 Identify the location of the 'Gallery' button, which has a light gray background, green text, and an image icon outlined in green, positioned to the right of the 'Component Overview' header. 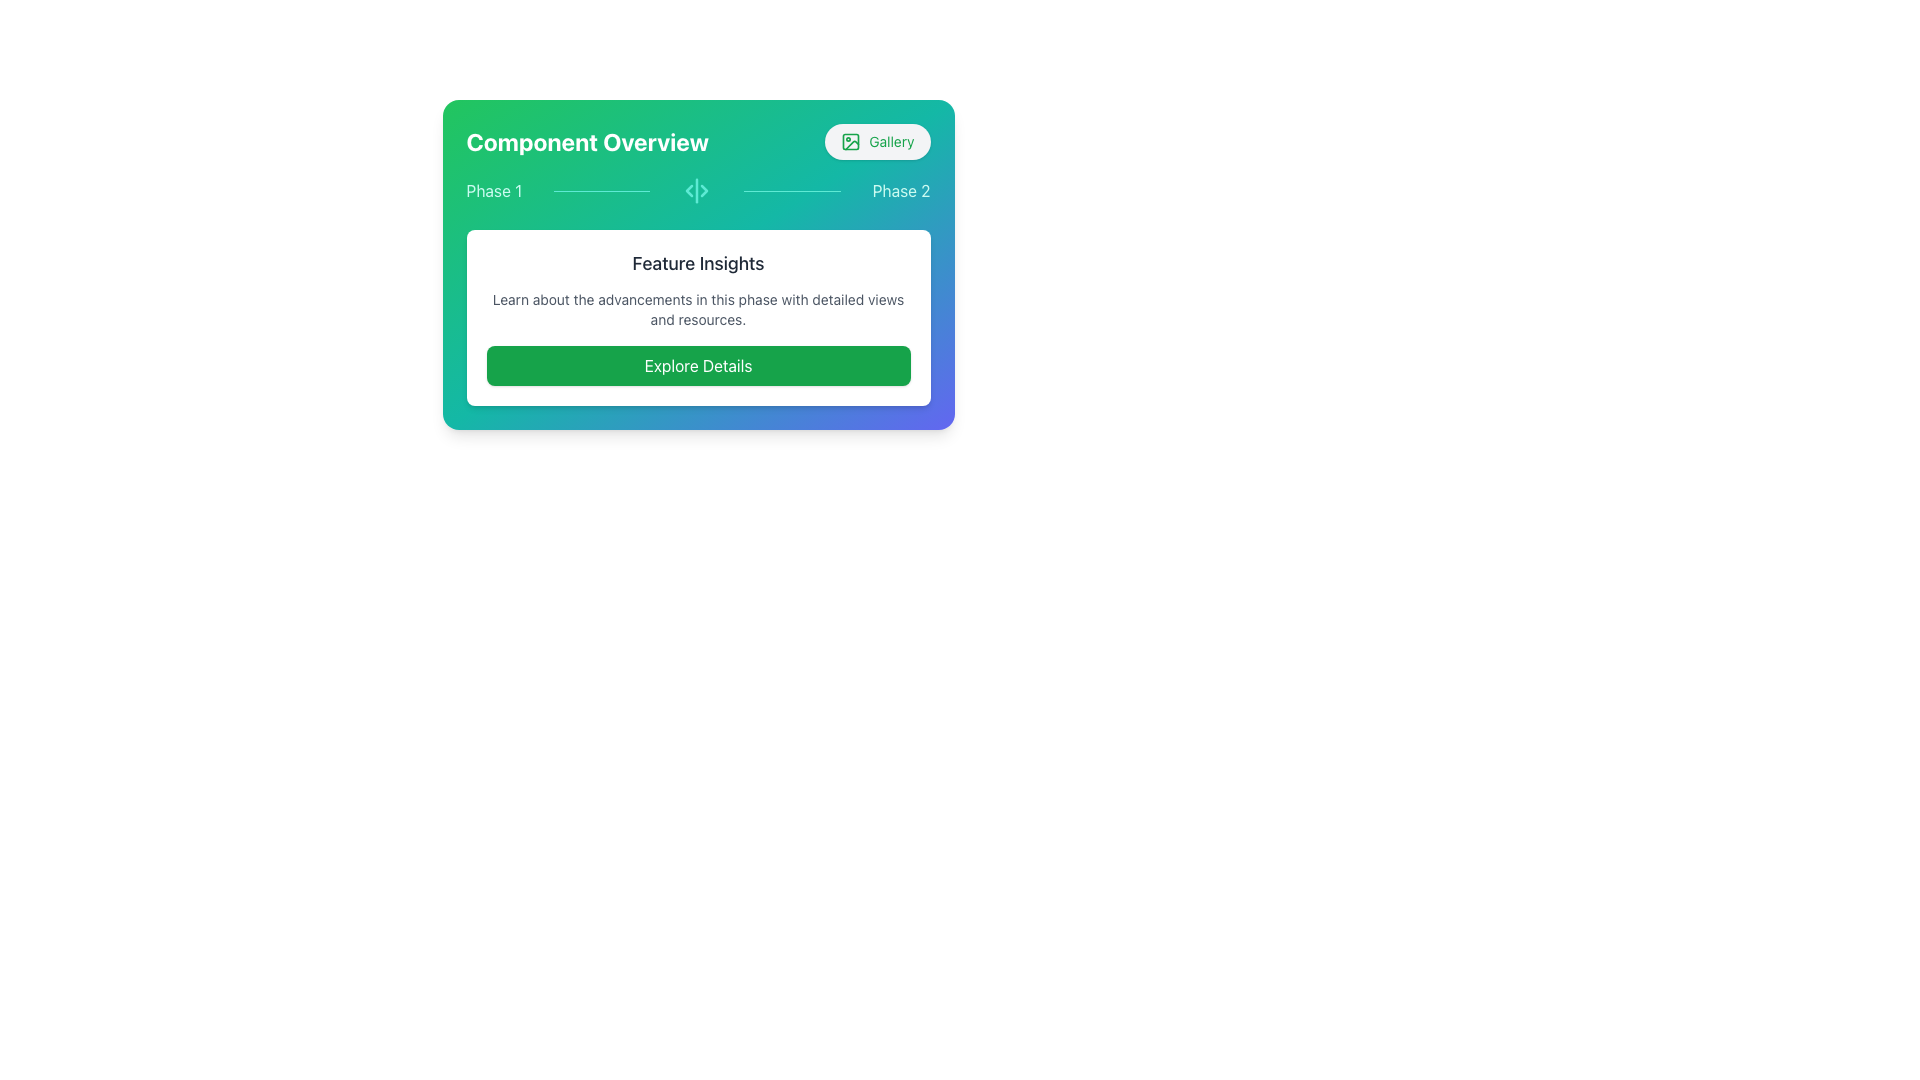
(877, 141).